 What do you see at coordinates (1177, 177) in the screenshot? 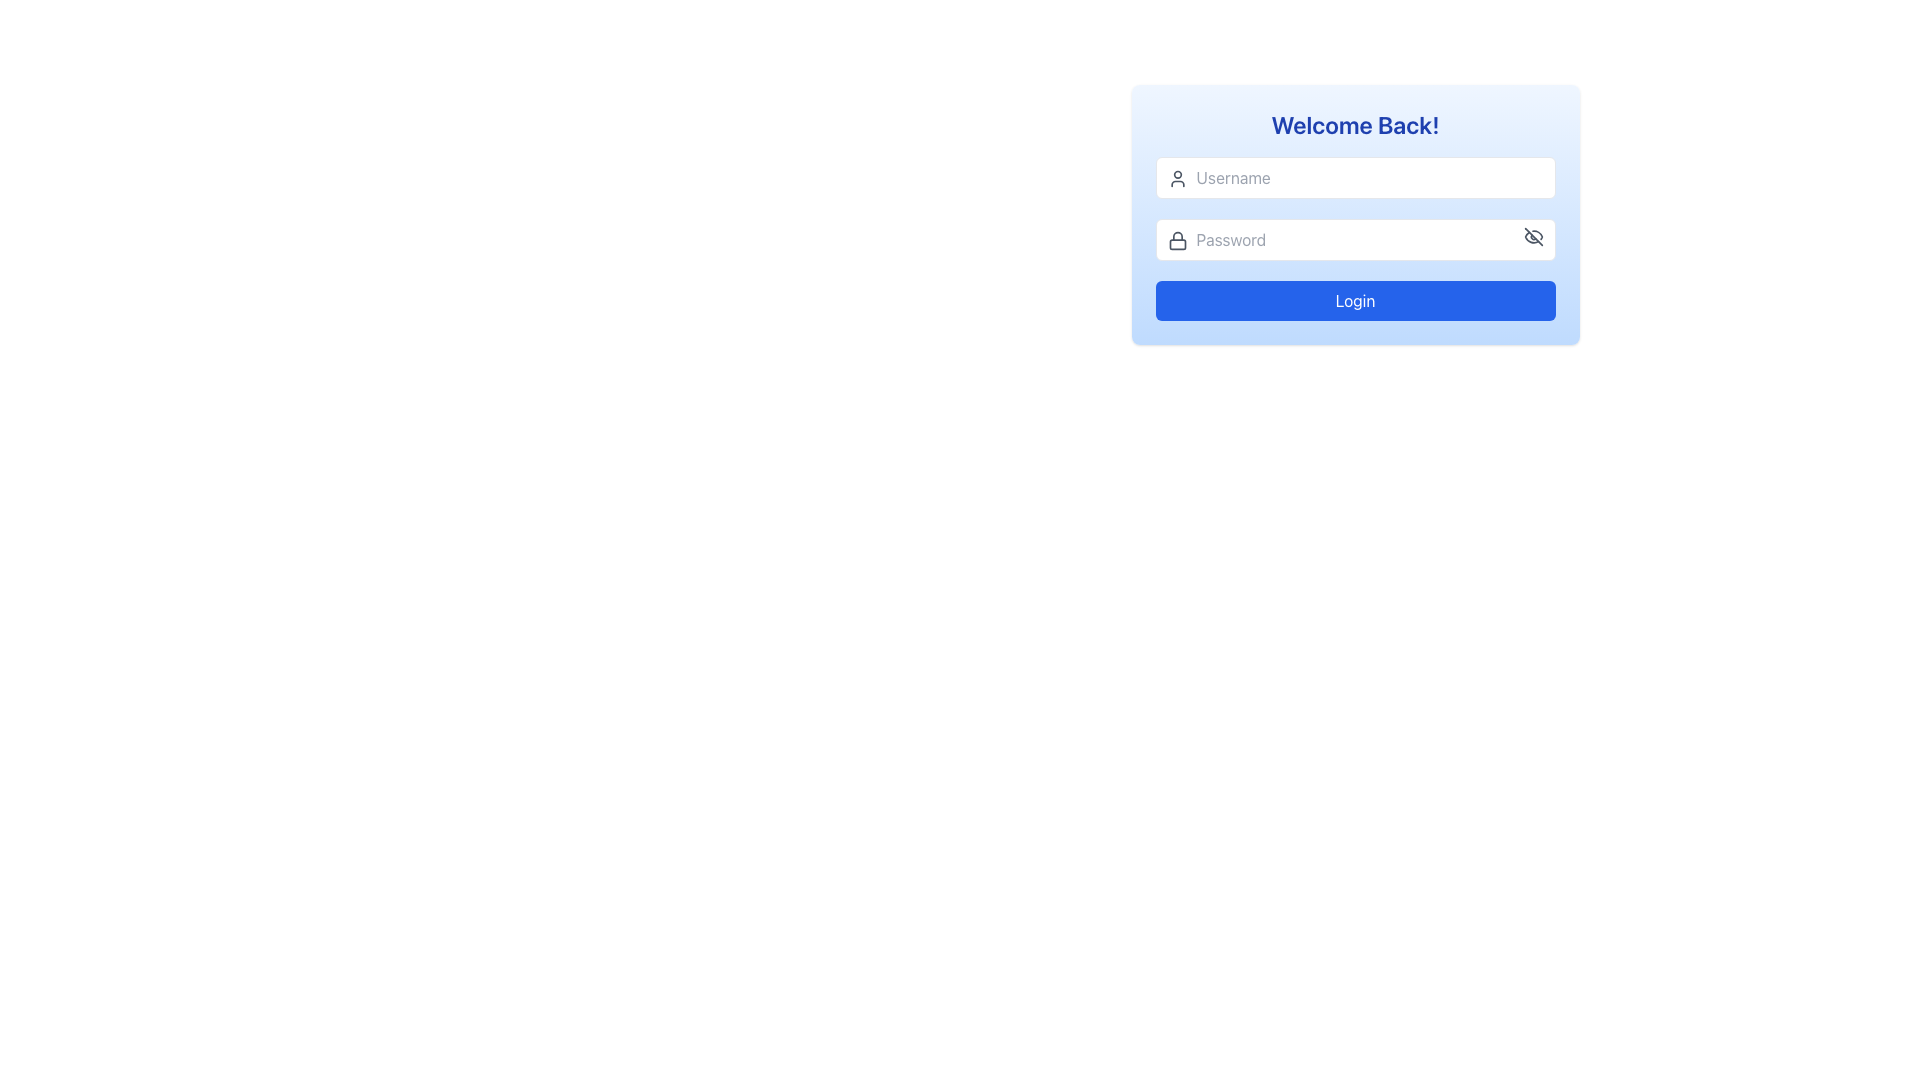
I see `the decorative icon positioned to the left of the username text input area in the login form` at bounding box center [1177, 177].